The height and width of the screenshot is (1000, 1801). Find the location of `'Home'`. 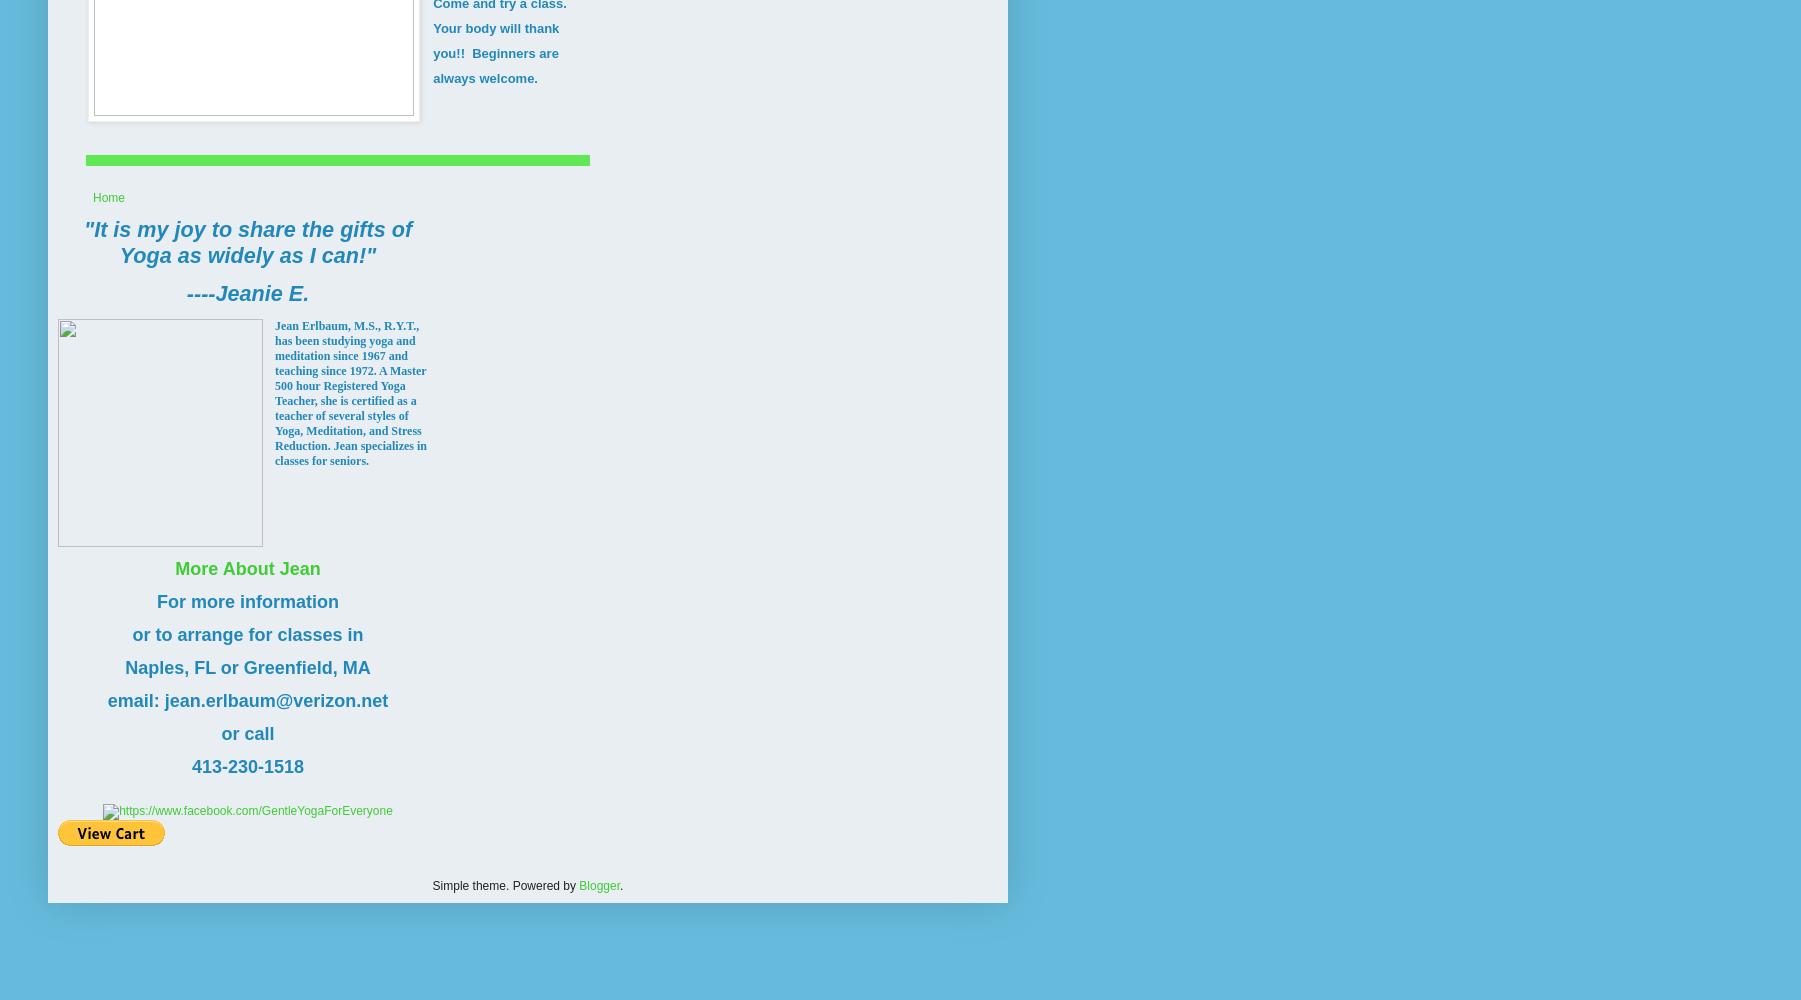

'Home' is located at coordinates (91, 196).